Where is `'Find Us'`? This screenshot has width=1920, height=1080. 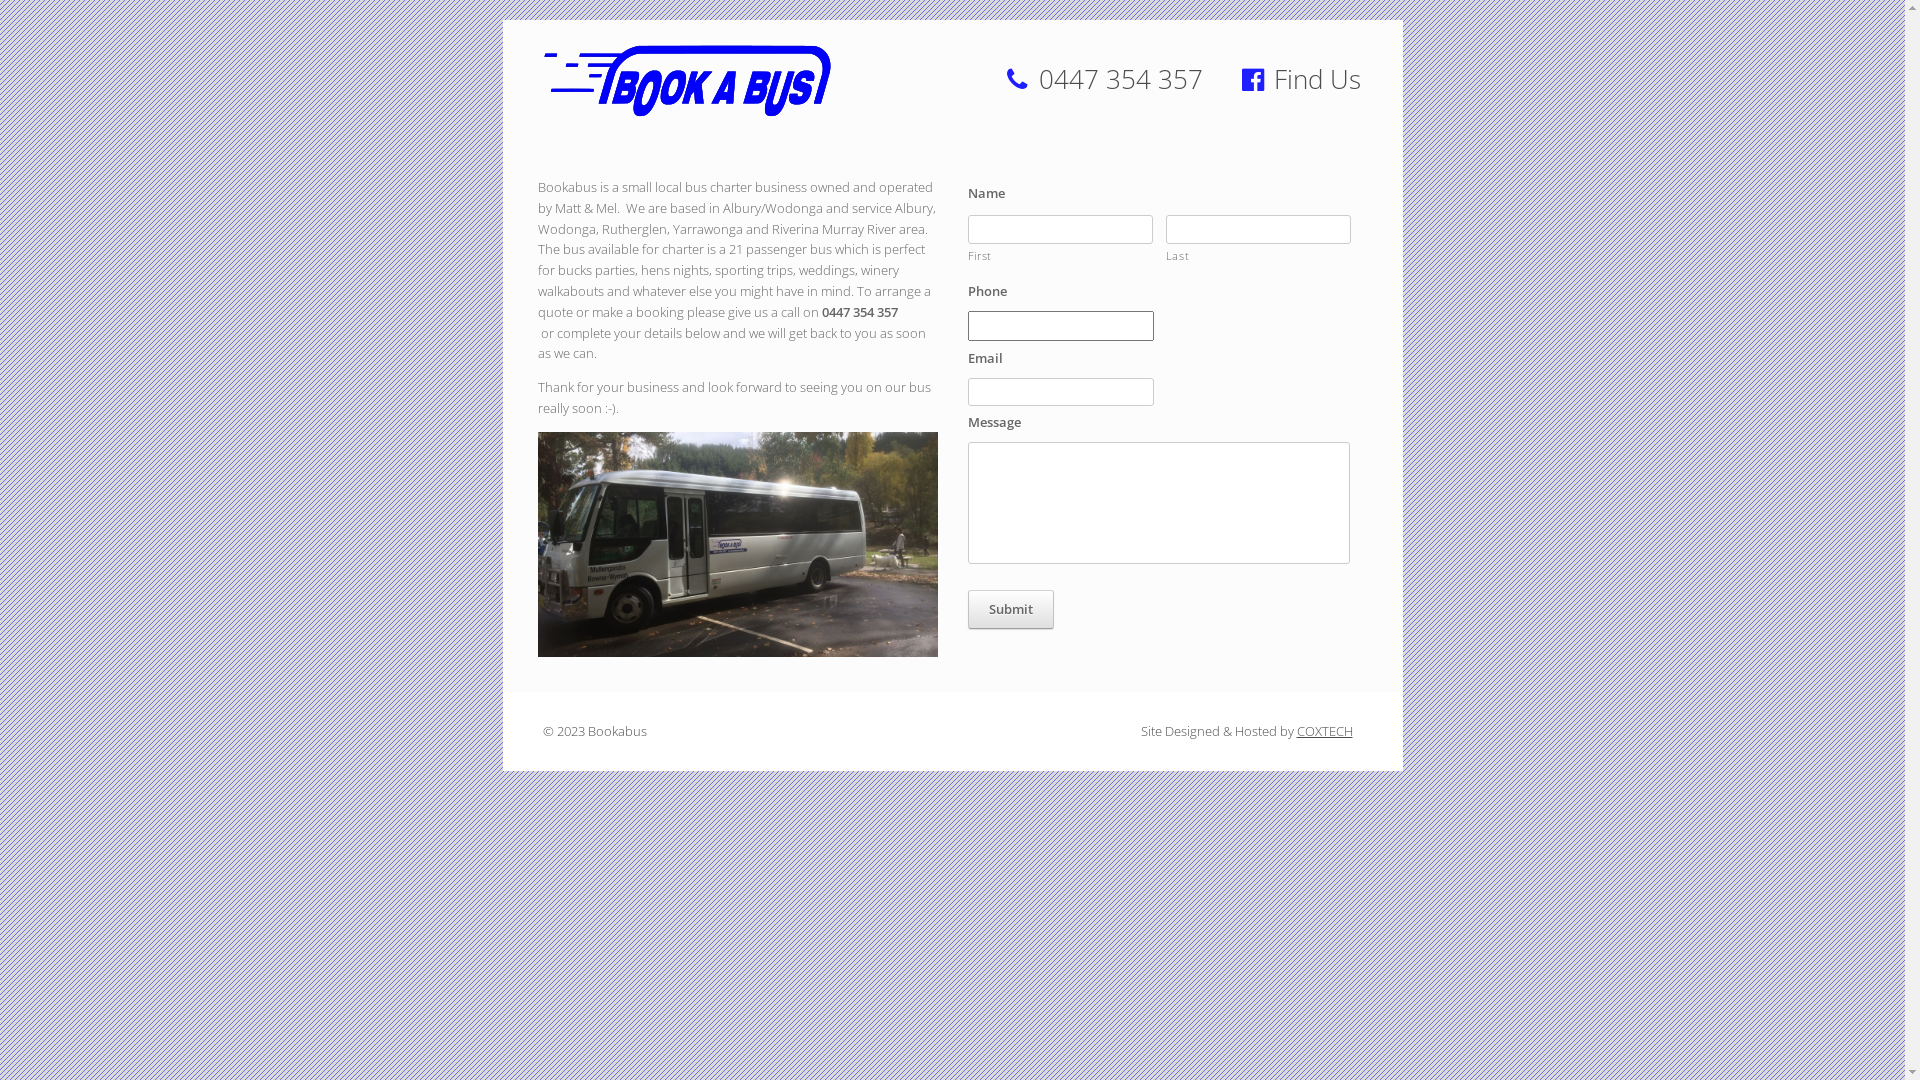
'Find Us' is located at coordinates (1300, 77).